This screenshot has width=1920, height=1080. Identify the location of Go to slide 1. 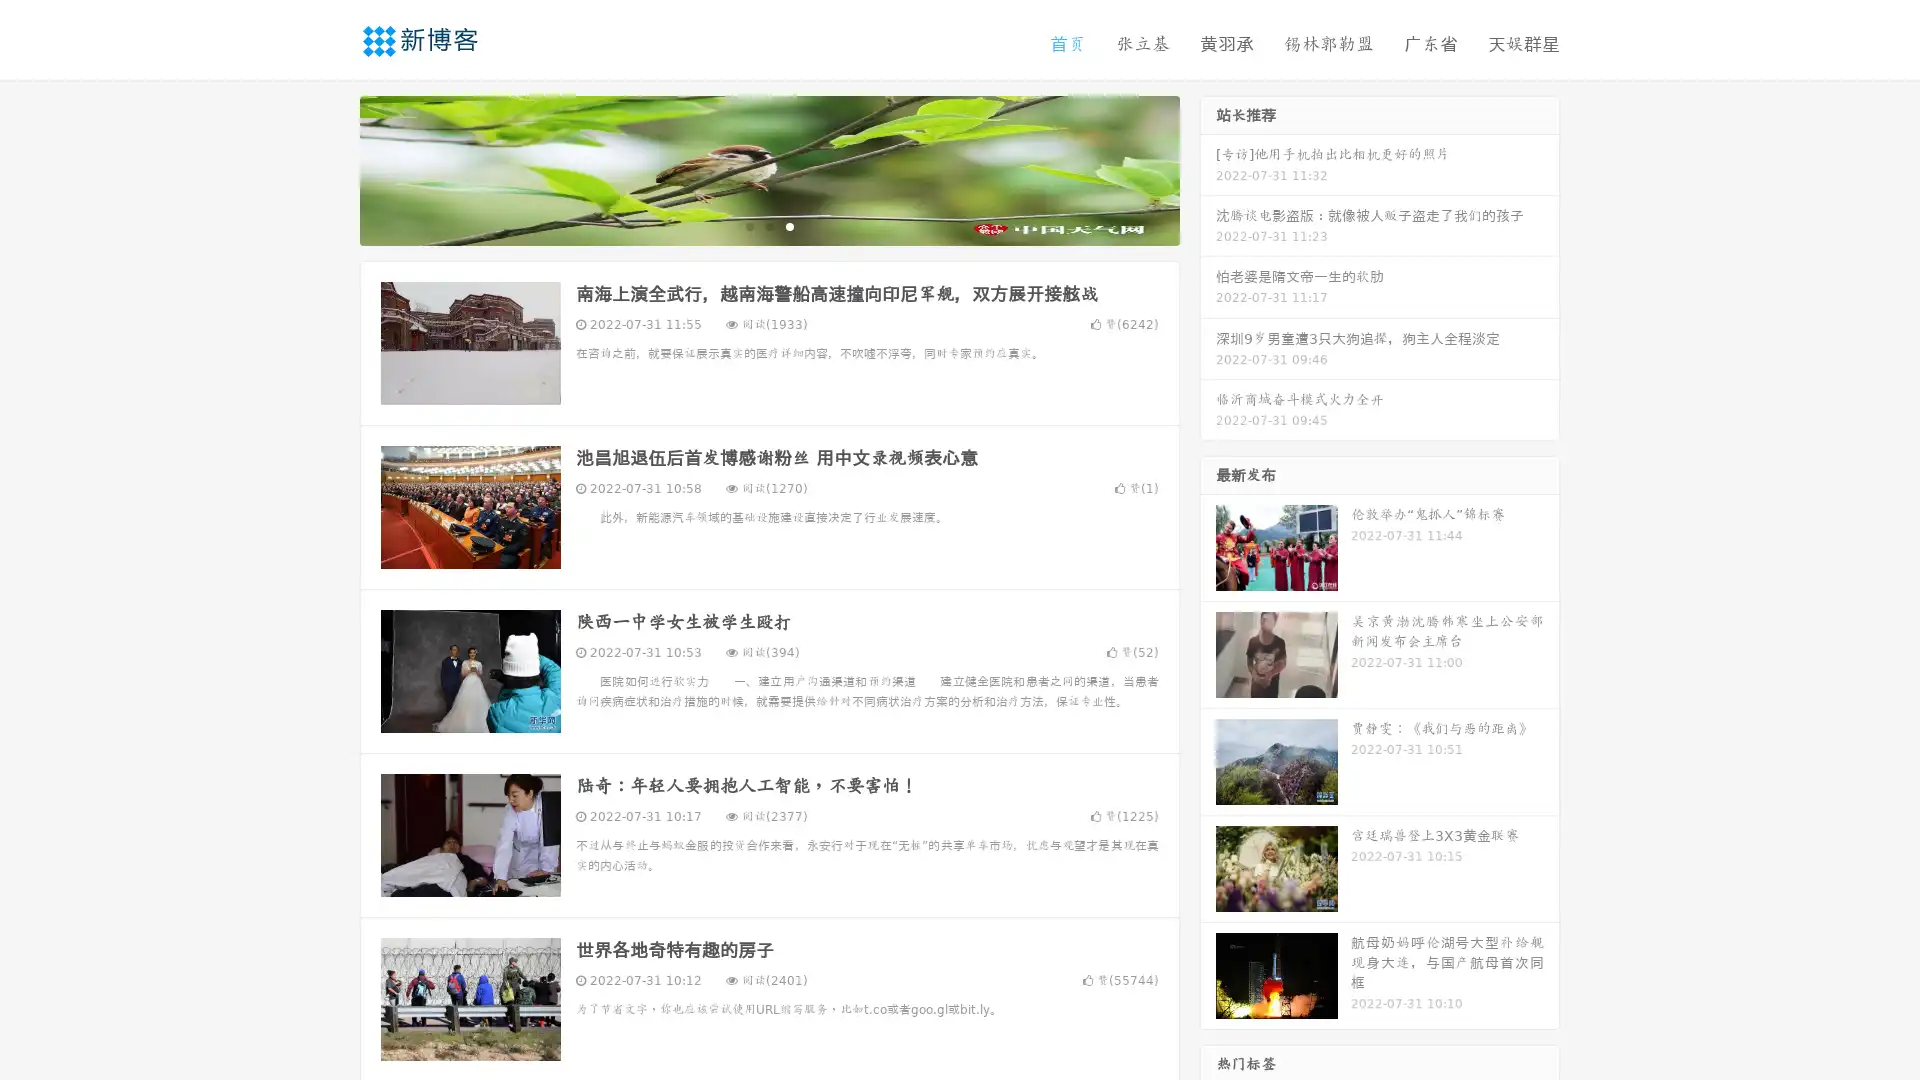
(748, 225).